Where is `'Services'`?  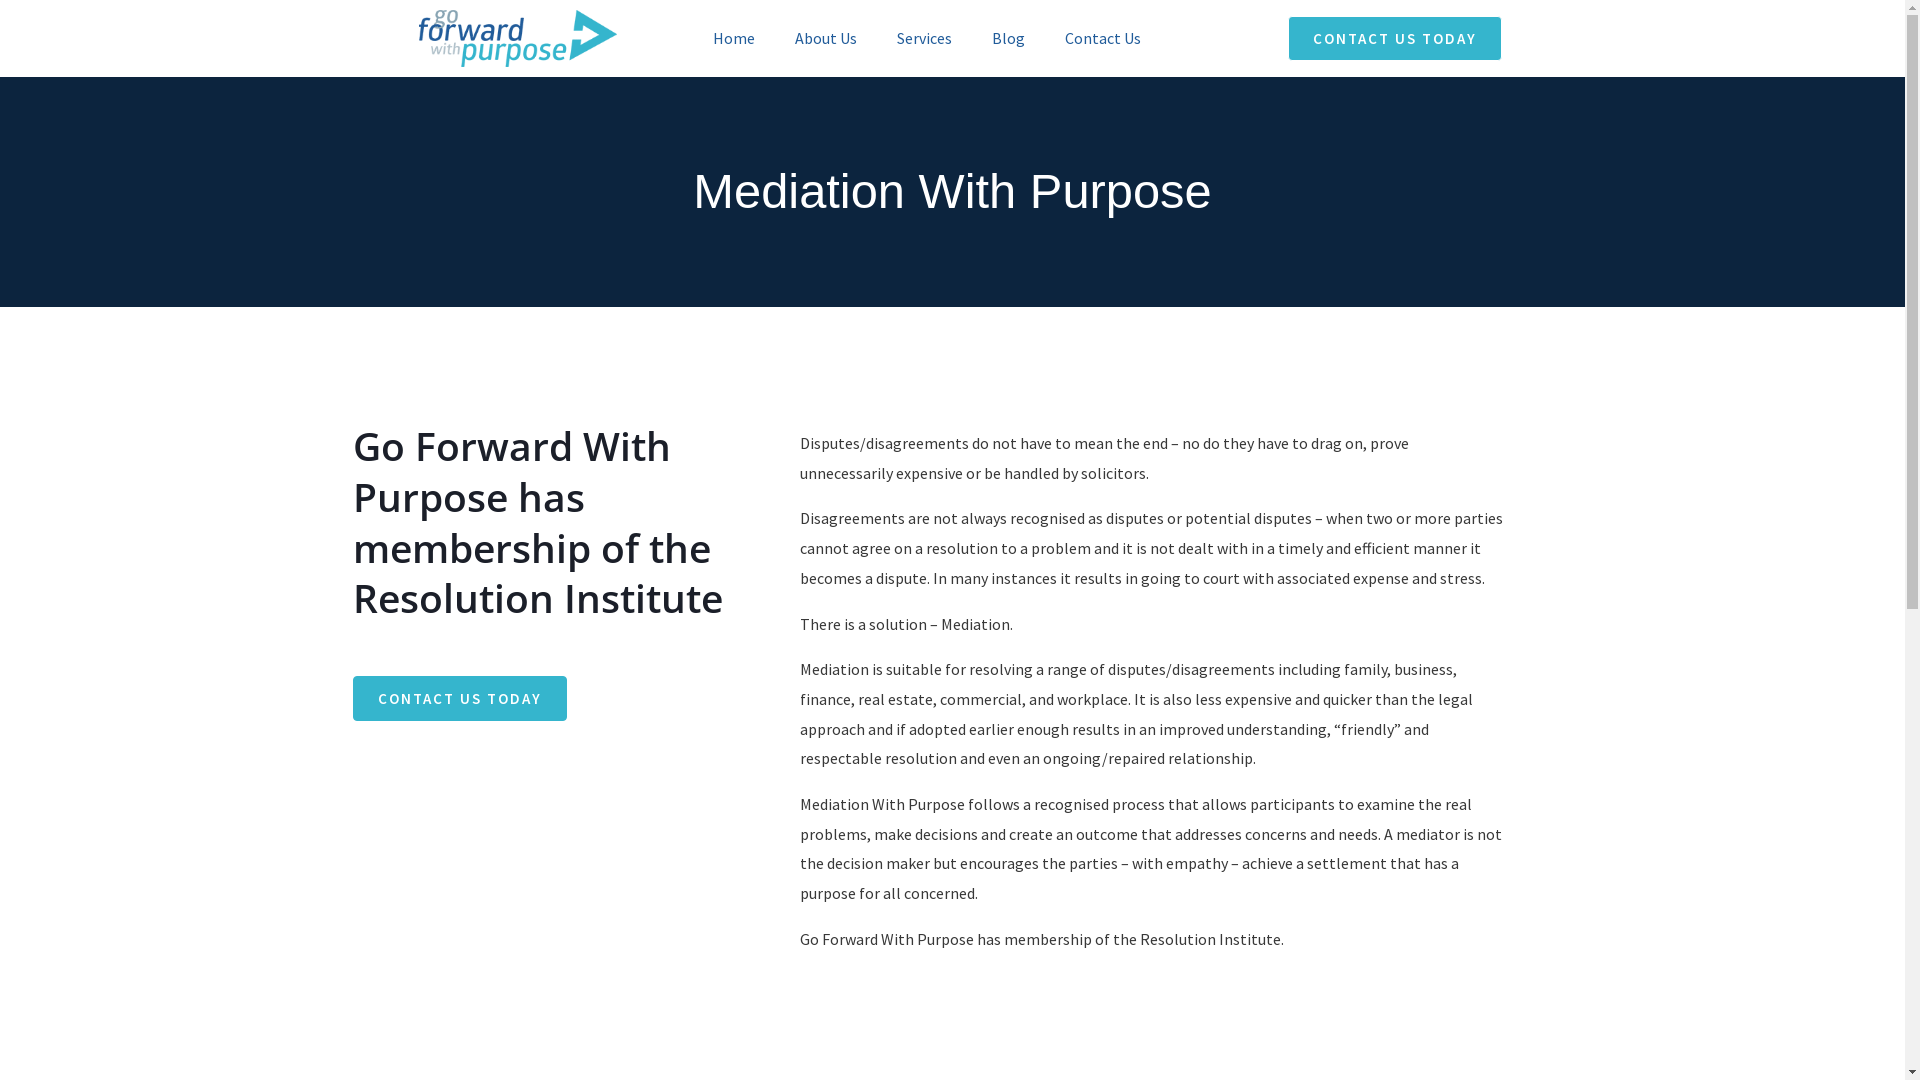 'Services' is located at coordinates (923, 38).